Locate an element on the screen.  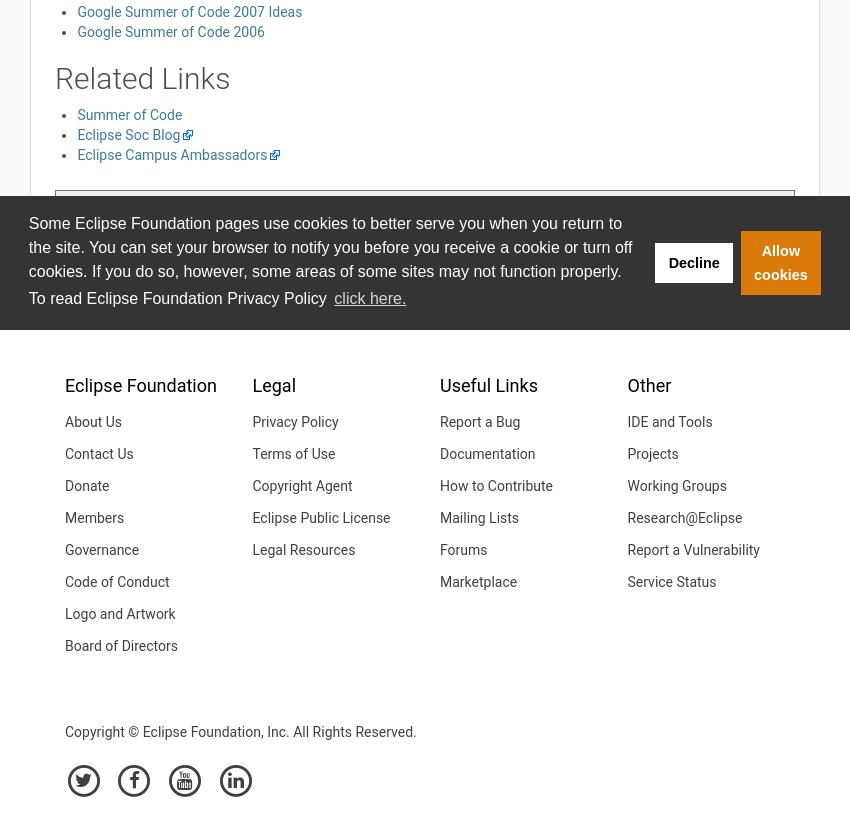
'Governance' is located at coordinates (101, 549).